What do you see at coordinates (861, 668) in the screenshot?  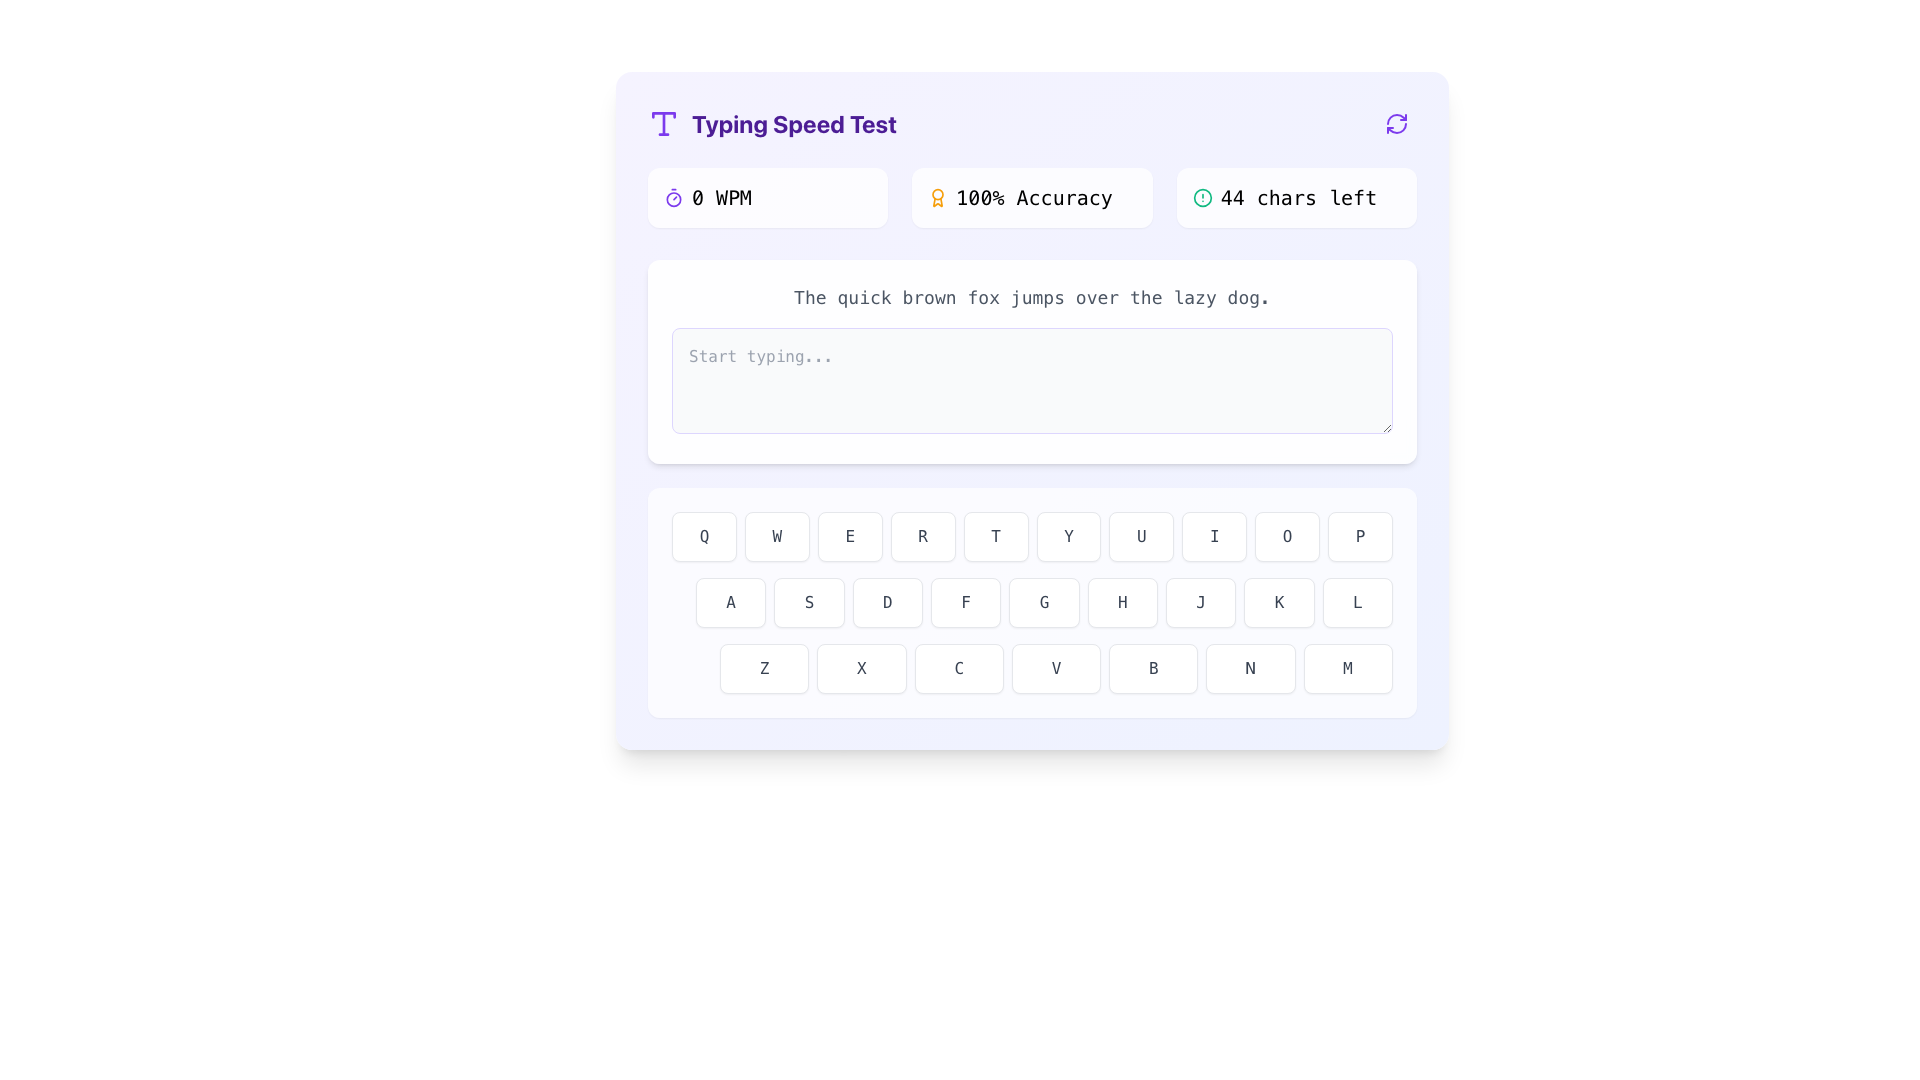 I see `the rectangular button with rounded corners labeled 'X' to input the letter X` at bounding box center [861, 668].